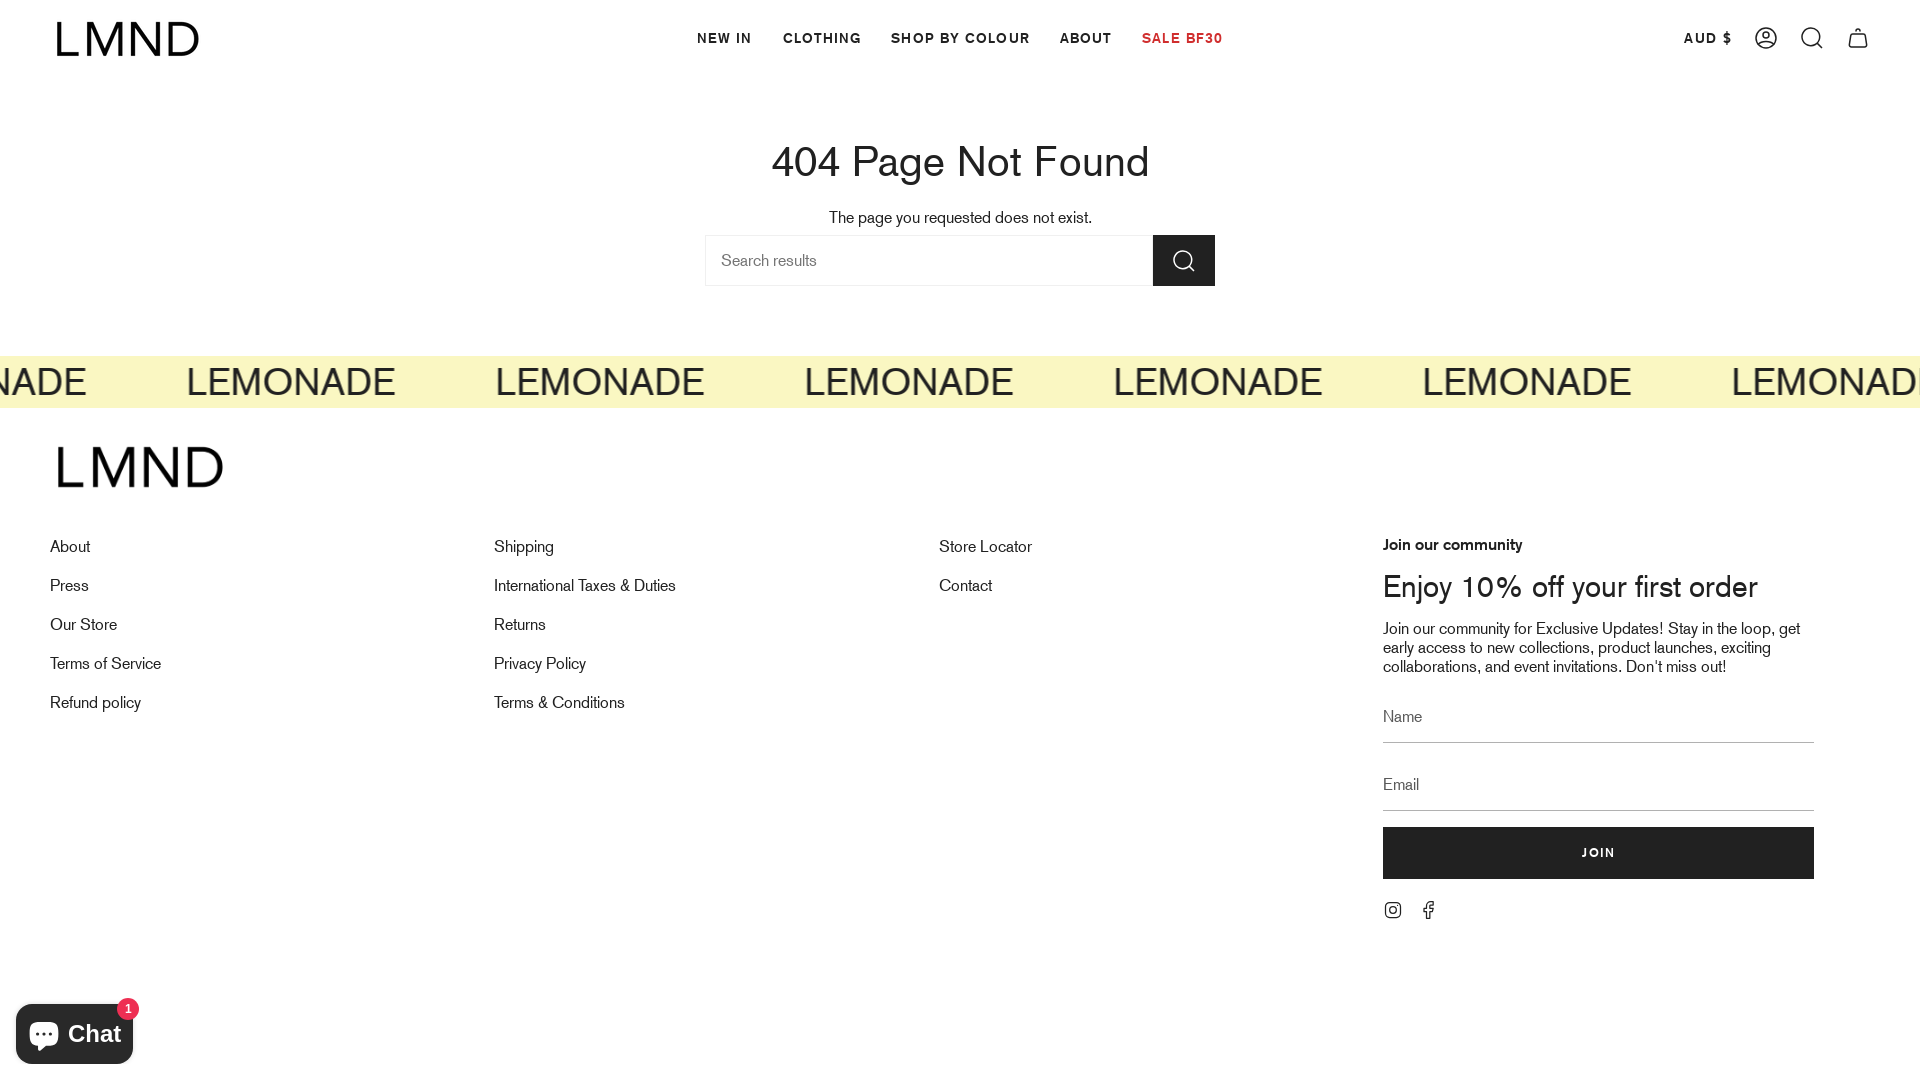 The image size is (1920, 1080). What do you see at coordinates (494, 623) in the screenshot?
I see `'Returns'` at bounding box center [494, 623].